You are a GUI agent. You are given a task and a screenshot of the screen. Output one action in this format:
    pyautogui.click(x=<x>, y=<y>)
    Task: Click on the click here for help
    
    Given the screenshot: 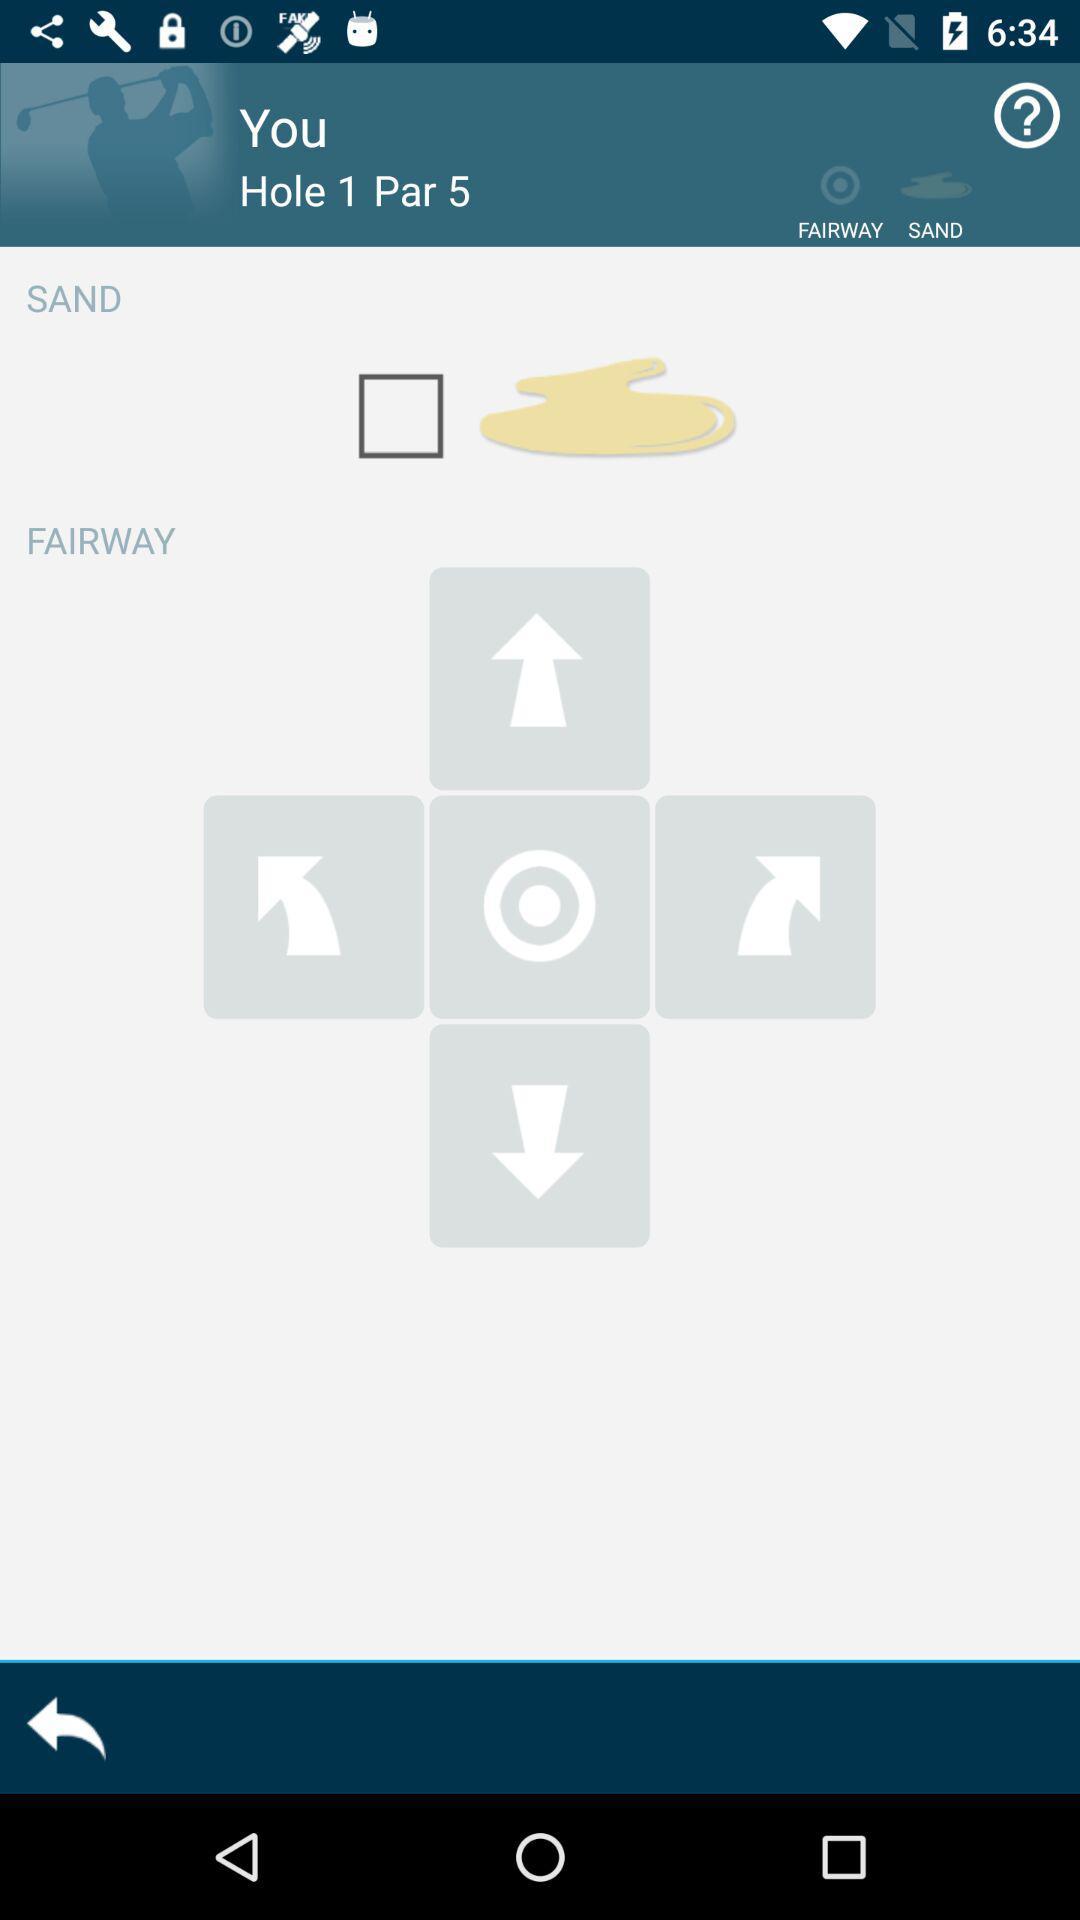 What is the action you would take?
    pyautogui.click(x=1027, y=114)
    